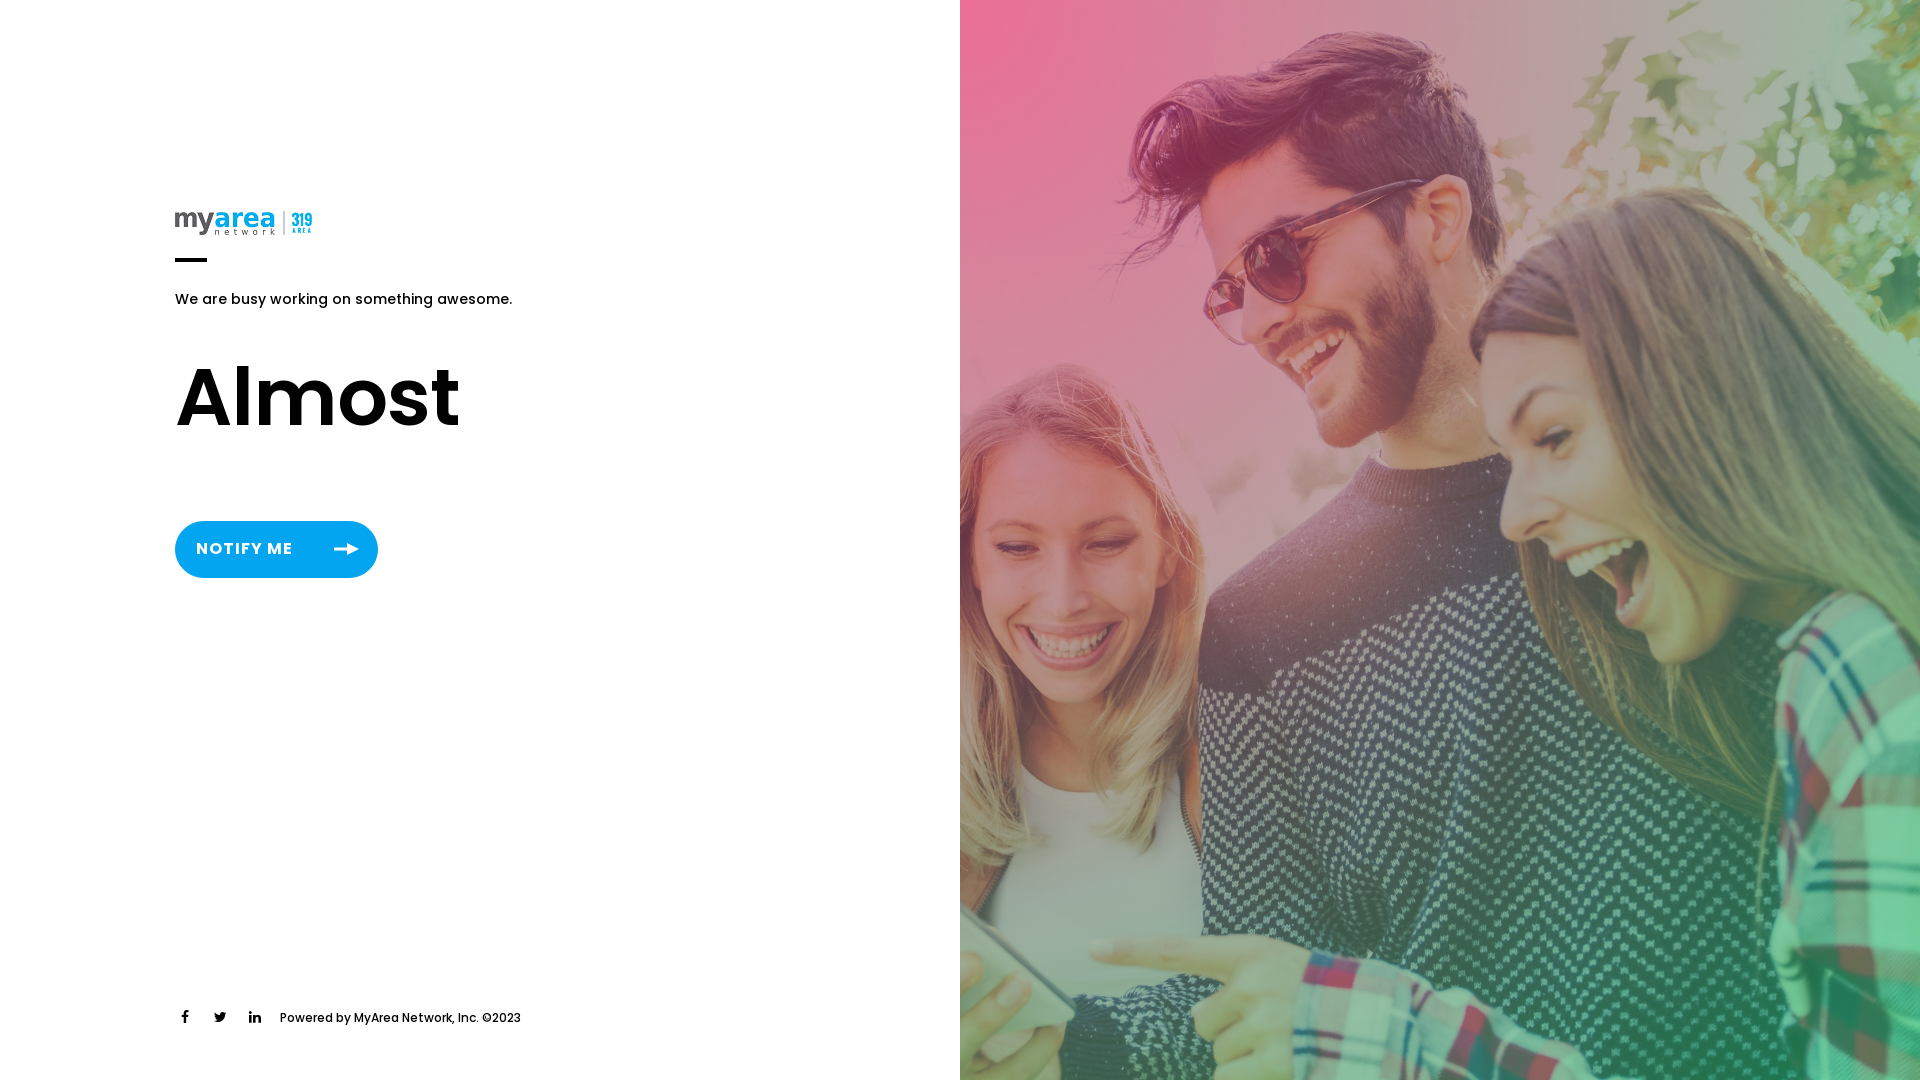 This screenshot has width=1920, height=1080. Describe the element at coordinates (174, 549) in the screenshot. I see `'NOTIFY ME'` at that location.